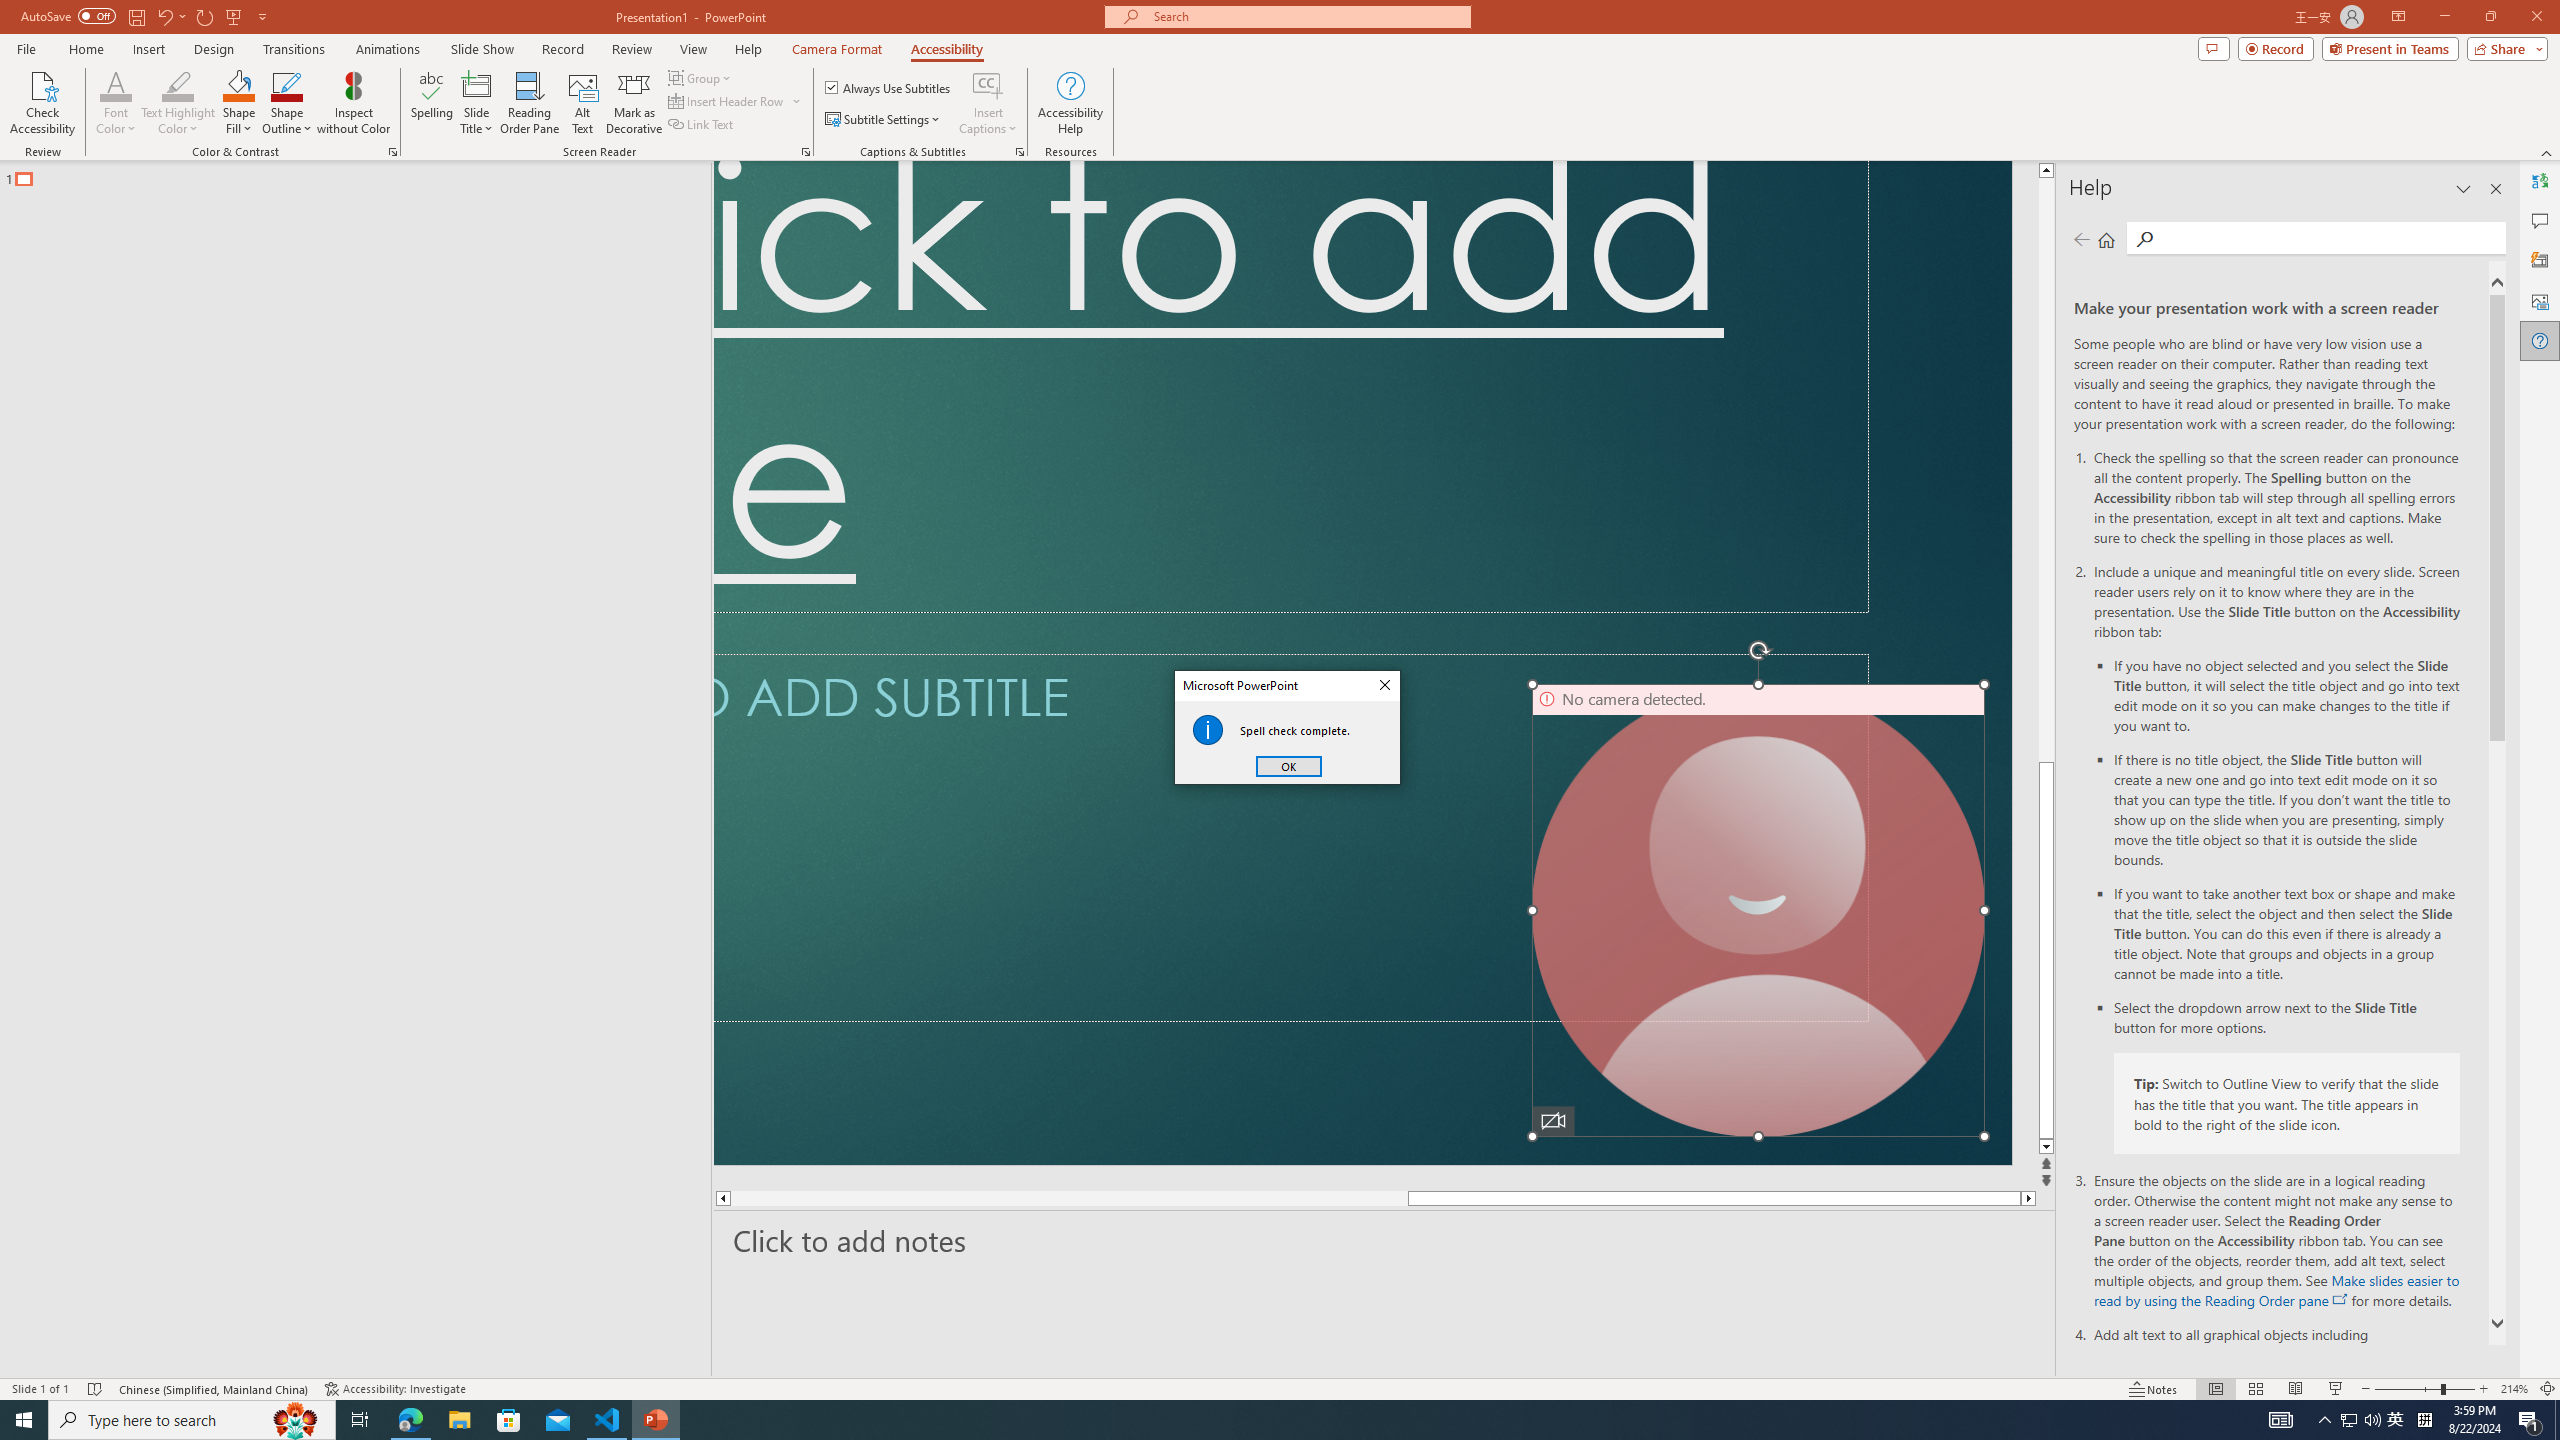 Image resolution: width=2560 pixels, height=1440 pixels. I want to click on 'Zoom 214%', so click(2515, 1389).